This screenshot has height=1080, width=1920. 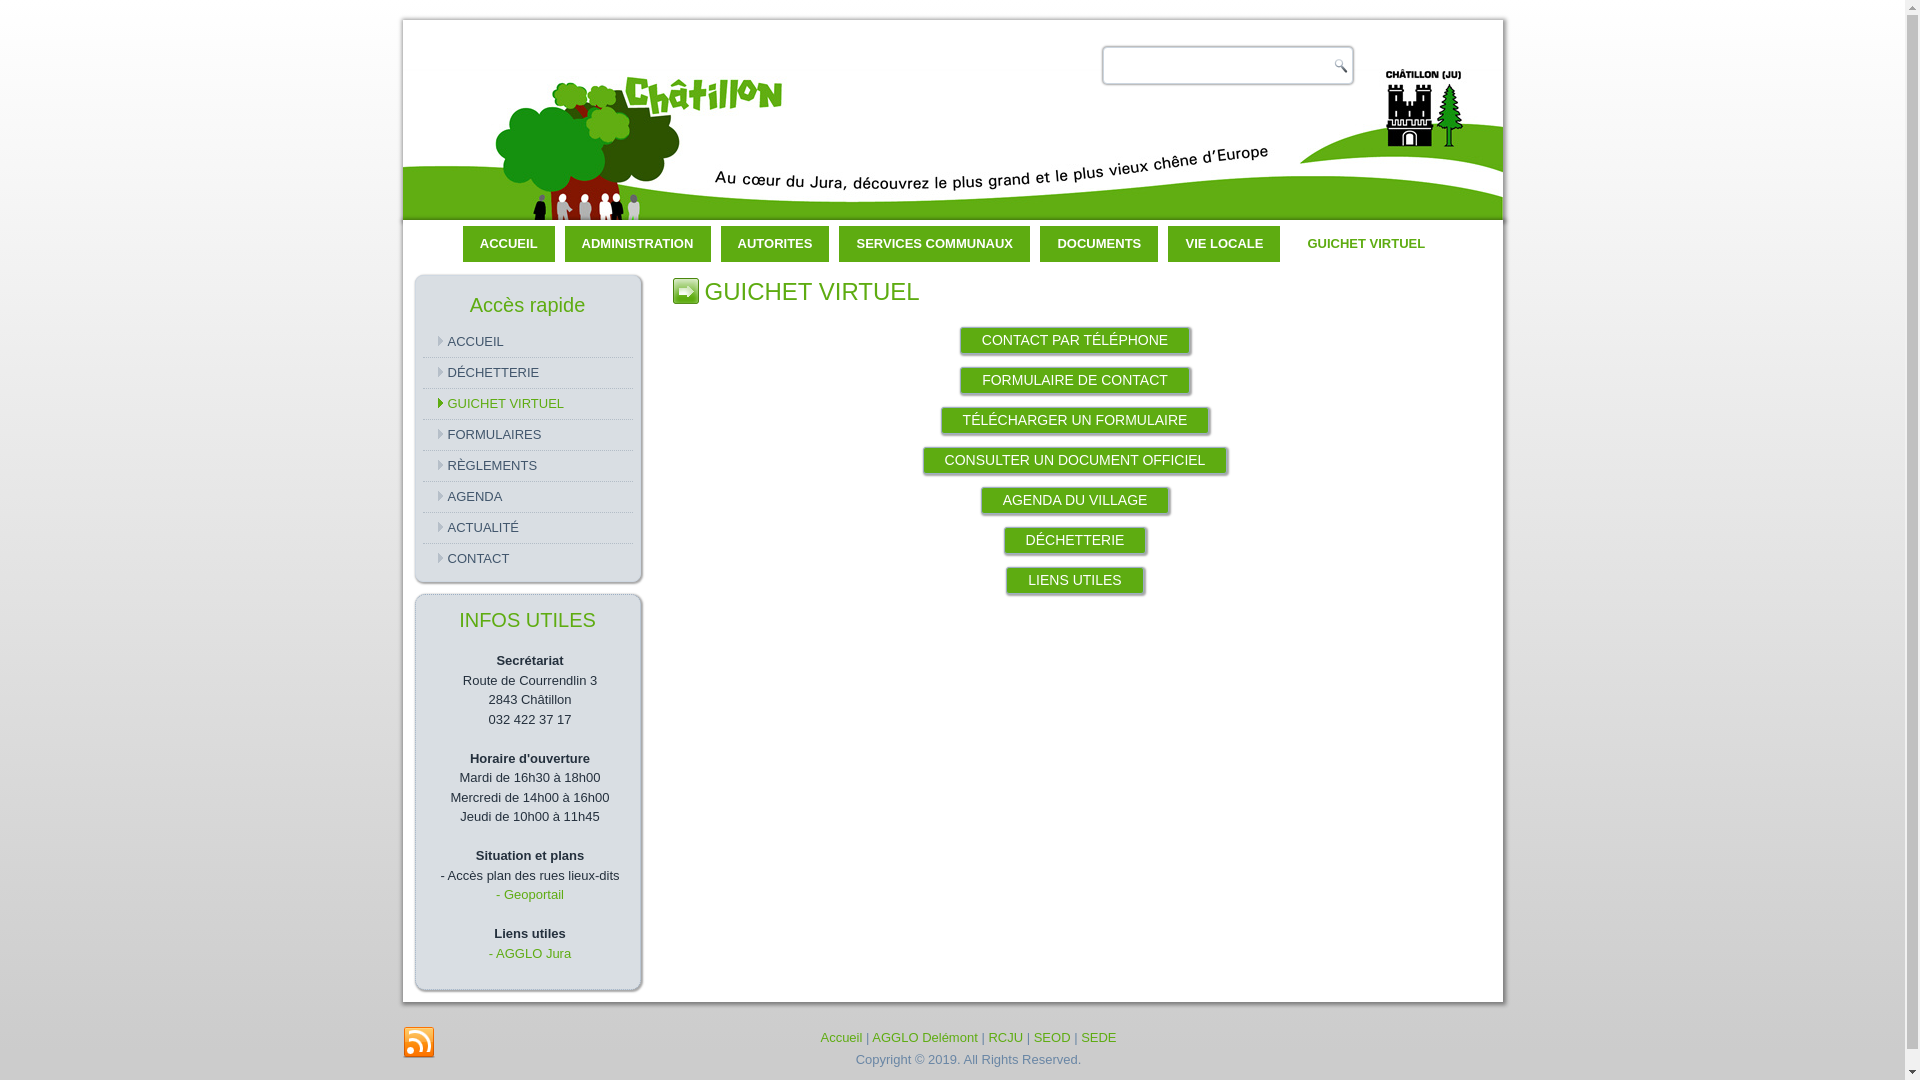 I want to click on 'GUICHET VIRTUEL', so click(x=1365, y=243).